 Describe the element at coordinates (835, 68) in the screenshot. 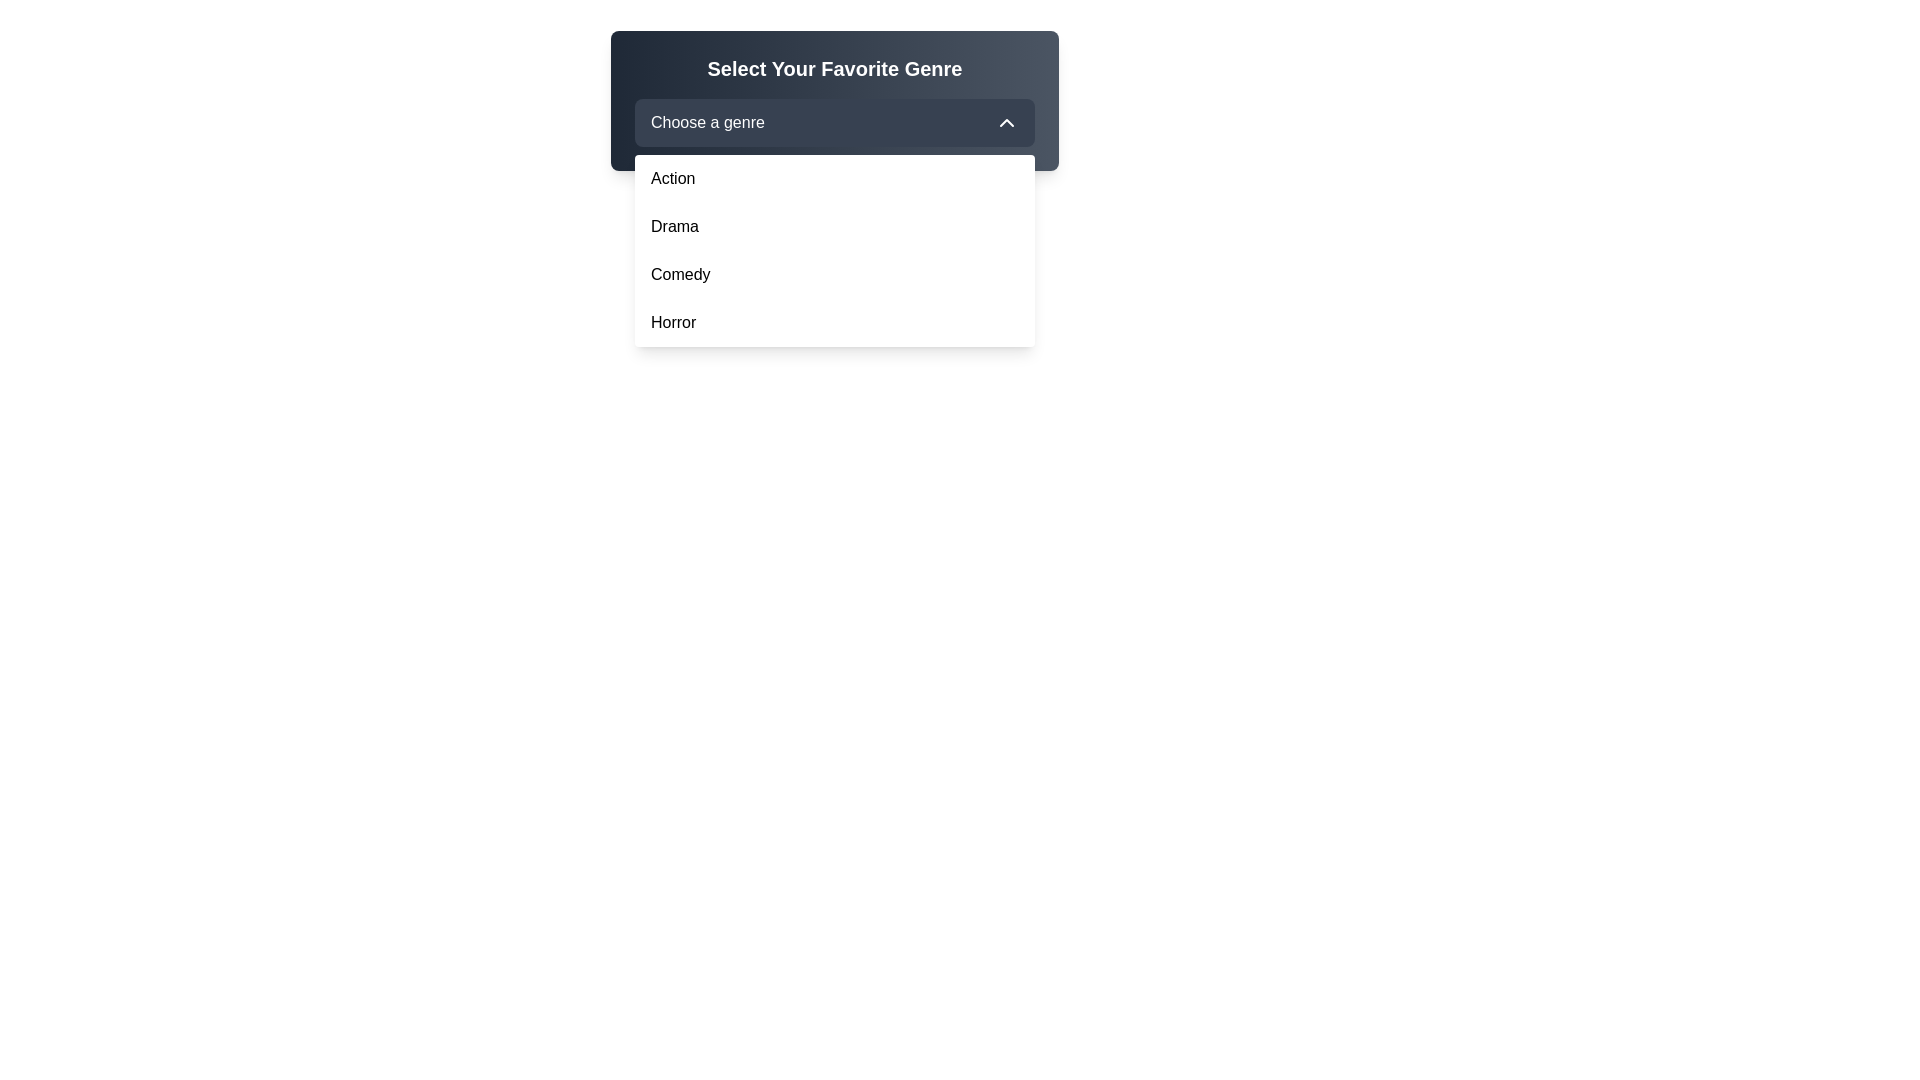

I see `'What this Text' header located at the top-left corner of the dark-themed panel above the 'Choose a genre' dropdown menu` at that location.